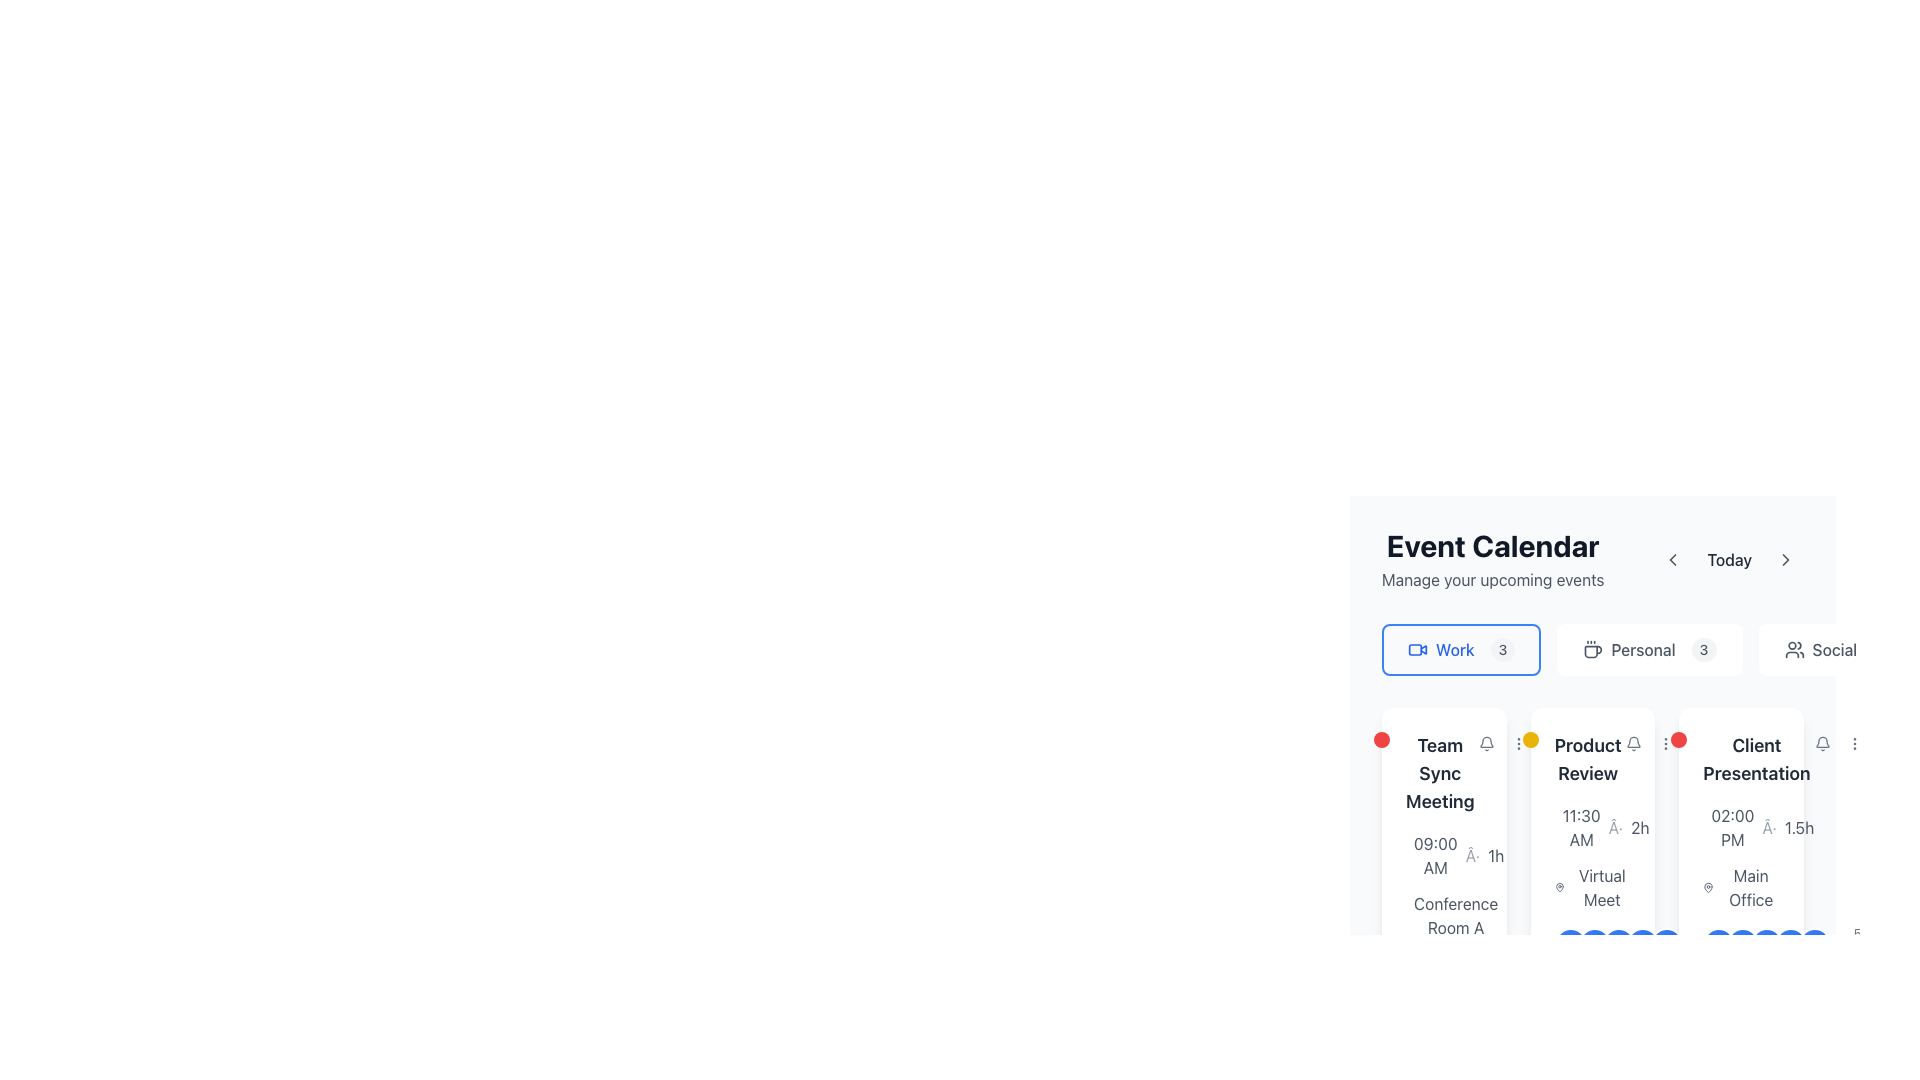  I want to click on the Indicator Icon located in the top-left region of the 'Product Review' card, which visually indicates a status or notable feature, so click(1529, 740).